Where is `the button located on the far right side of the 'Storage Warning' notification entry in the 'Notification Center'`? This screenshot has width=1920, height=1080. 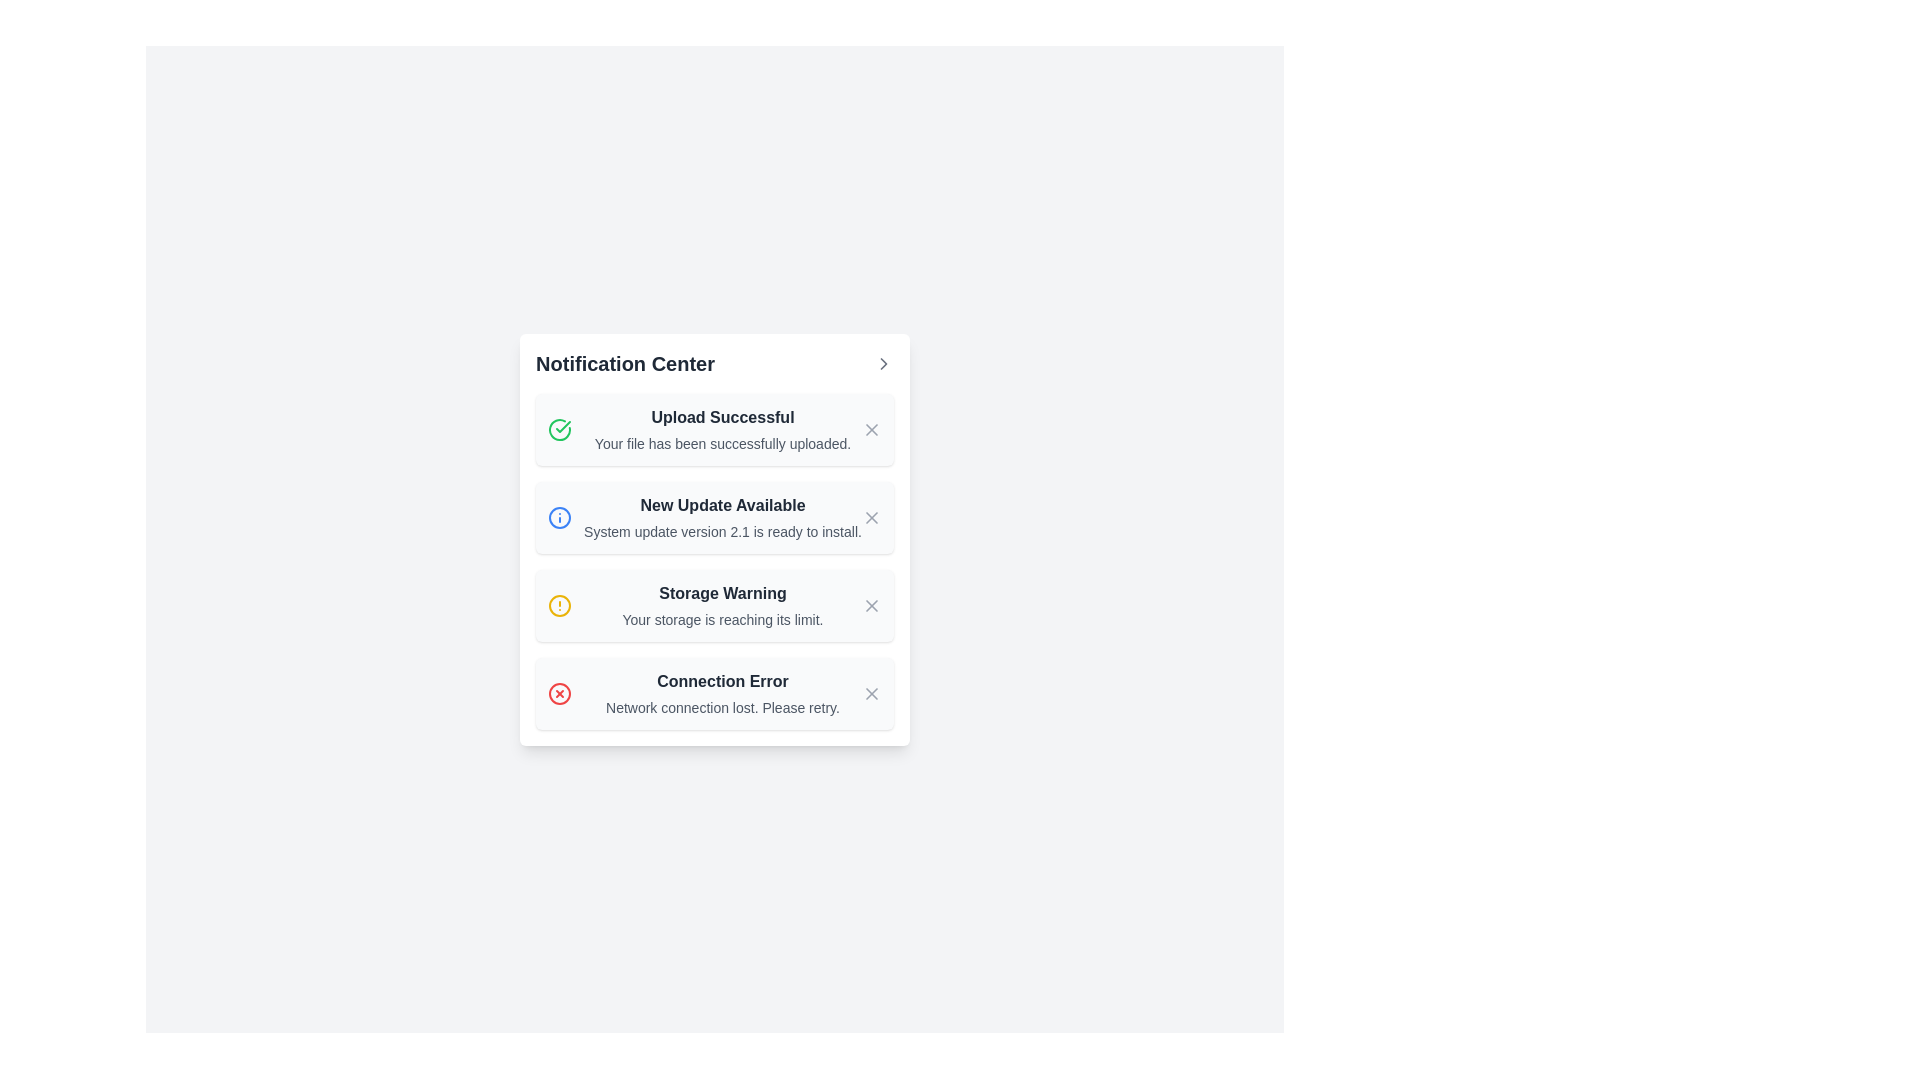 the button located on the far right side of the 'Storage Warning' notification entry in the 'Notification Center' is located at coordinates (871, 604).